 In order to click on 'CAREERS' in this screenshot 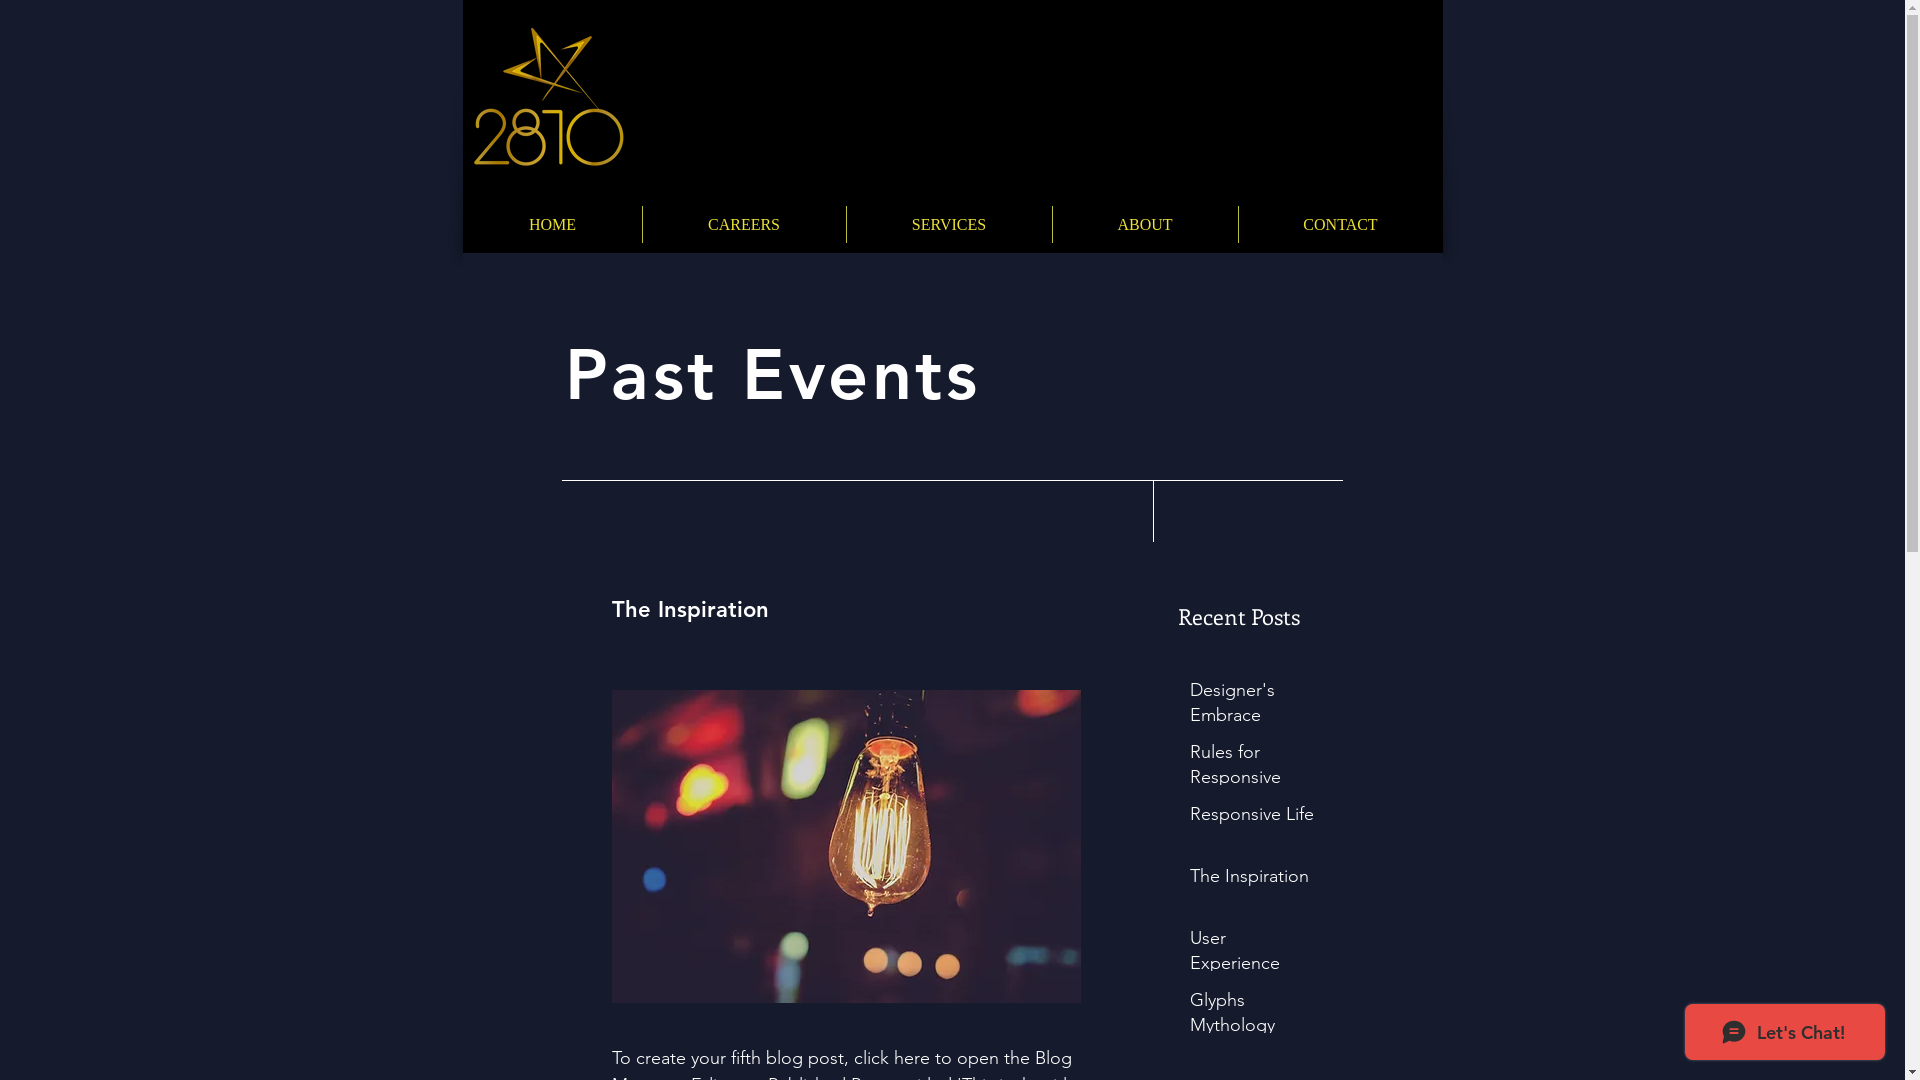, I will do `click(642, 224)`.